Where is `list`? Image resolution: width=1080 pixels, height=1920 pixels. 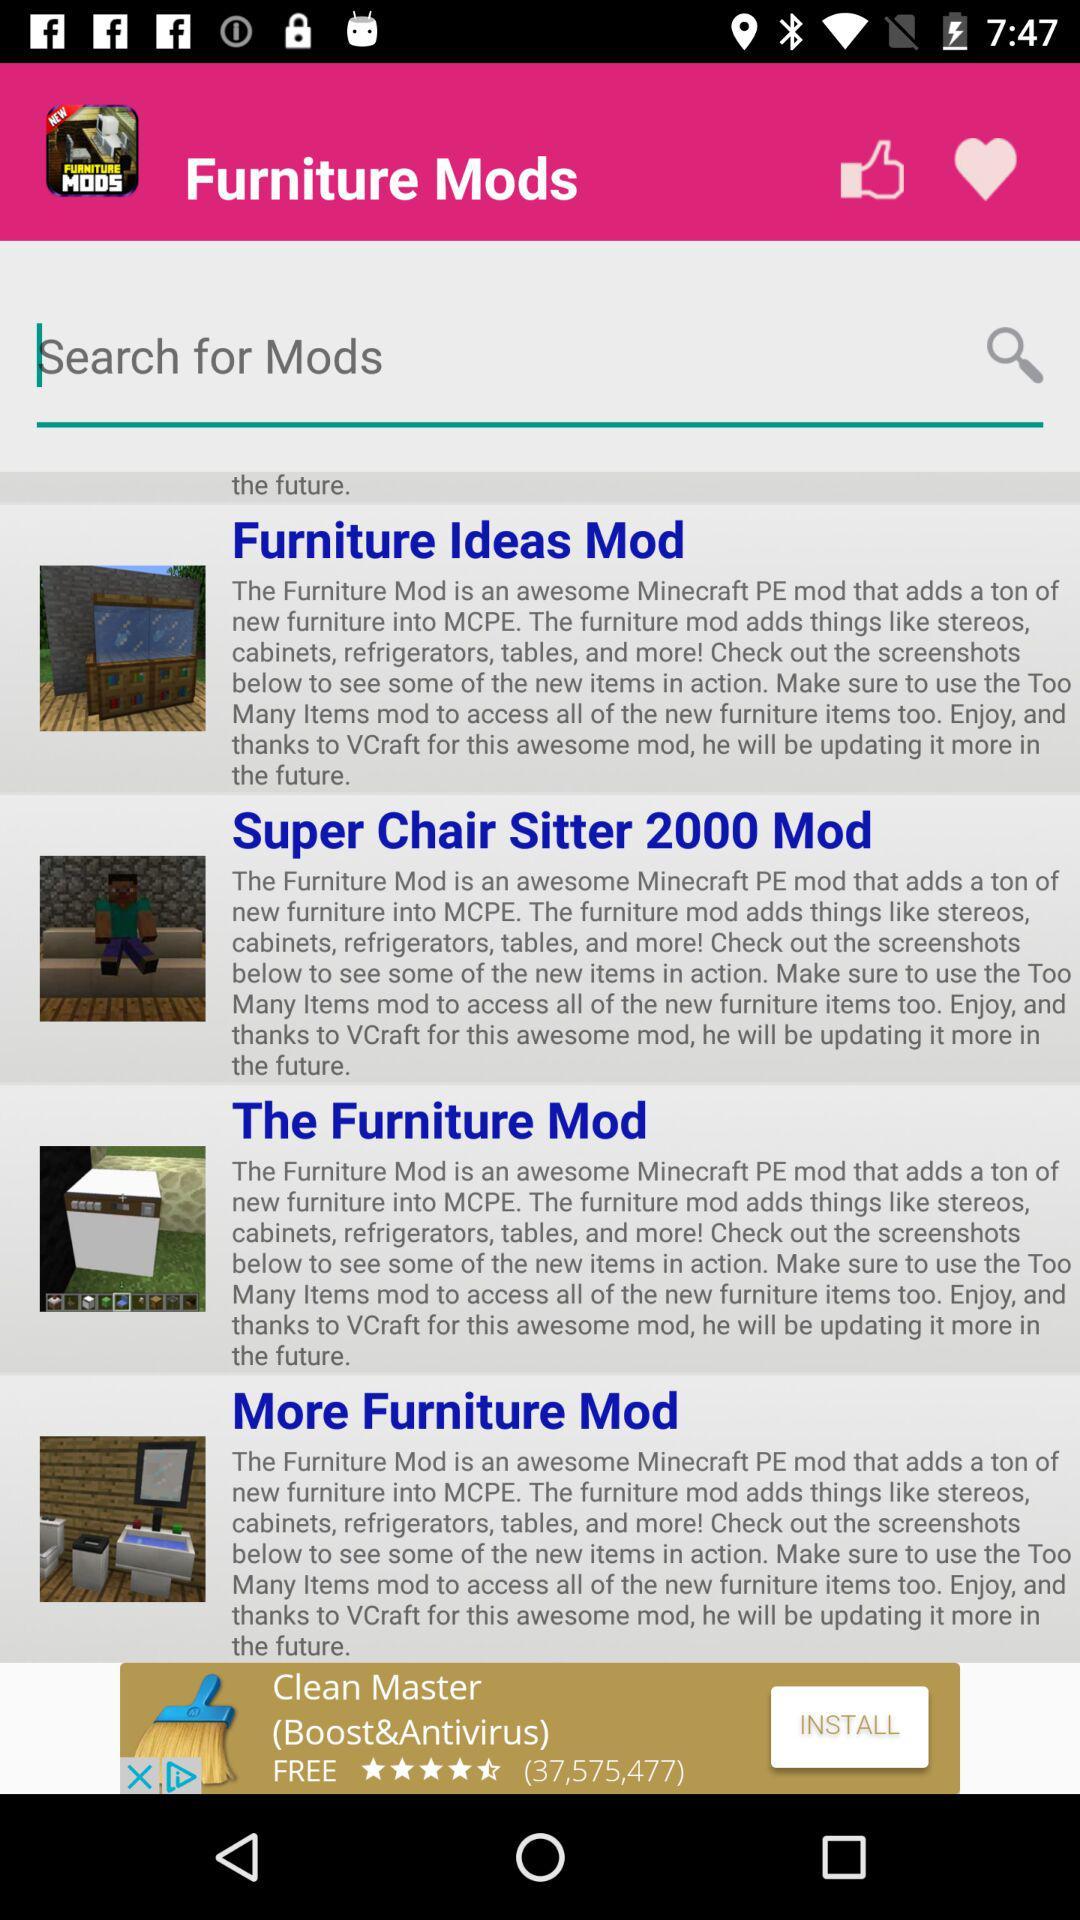
list is located at coordinates (984, 169).